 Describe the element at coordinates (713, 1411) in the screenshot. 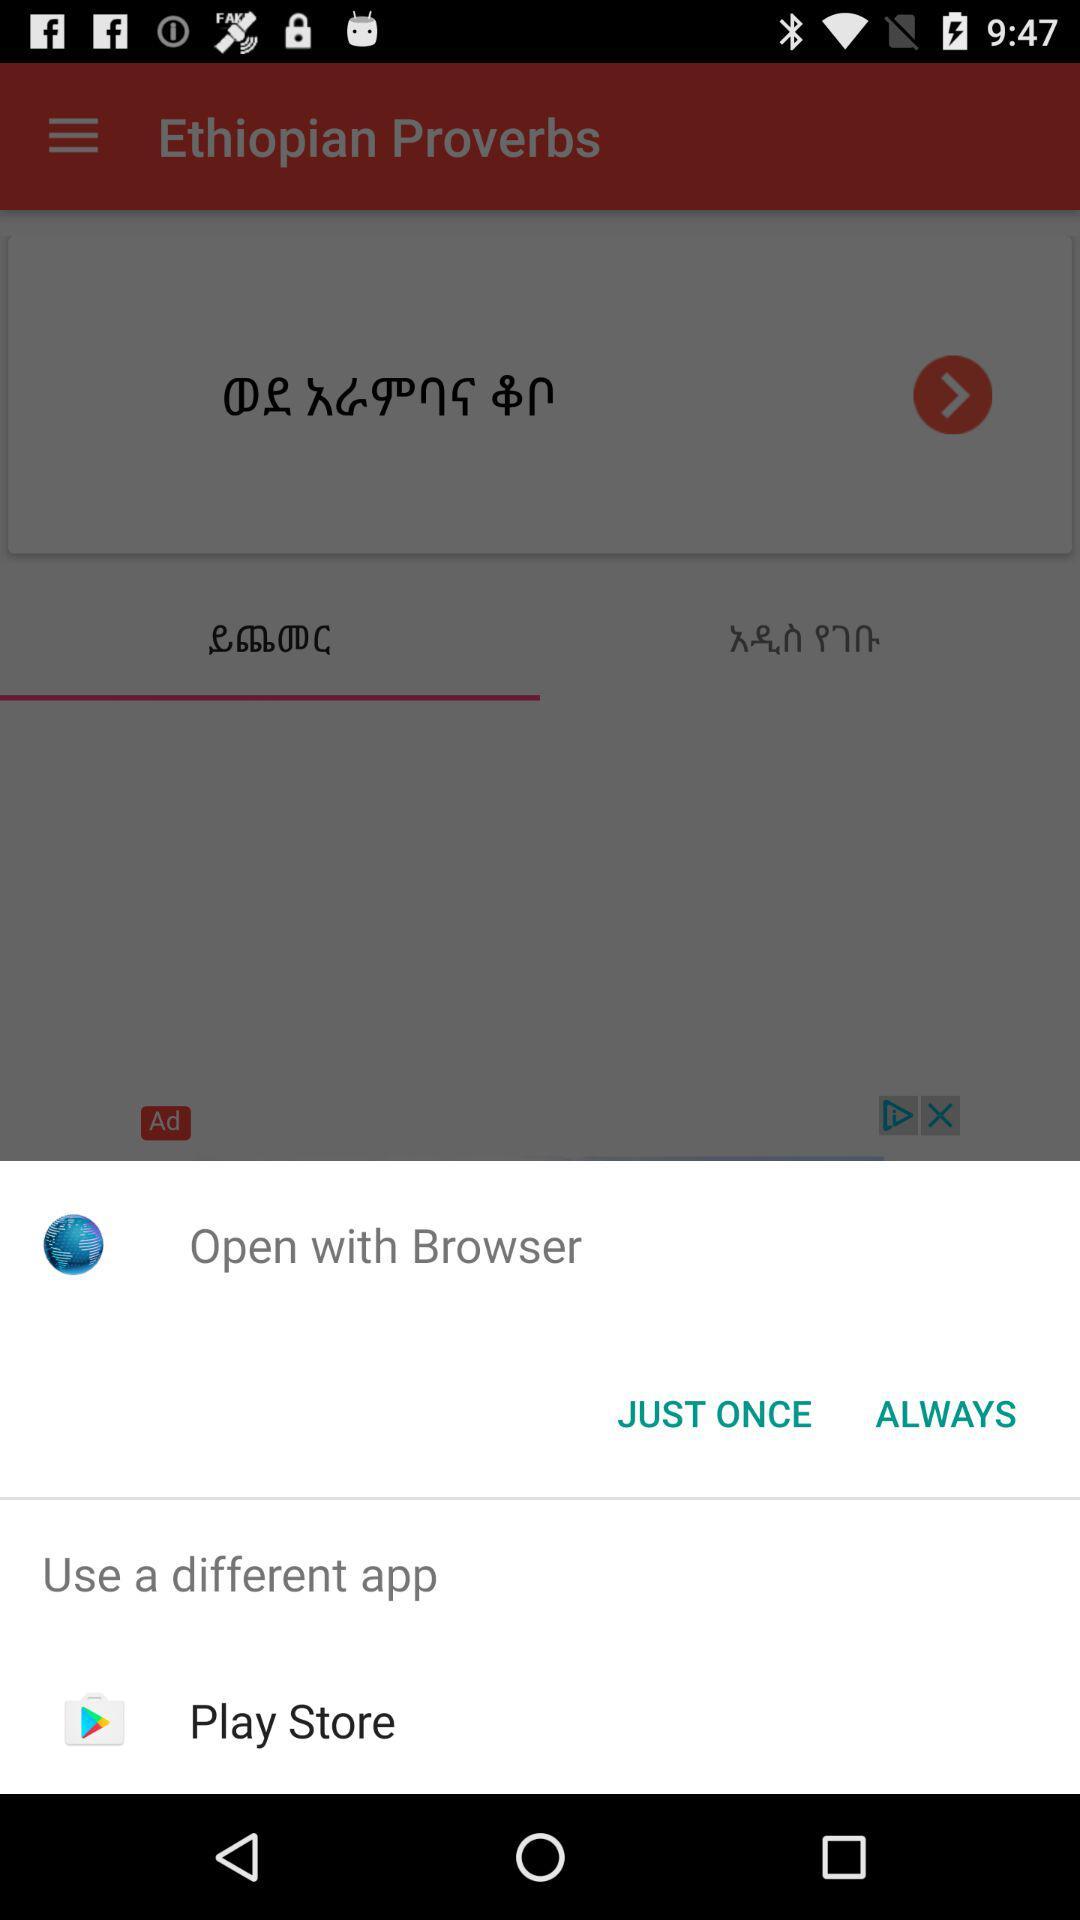

I see `icon below the open with browser app` at that location.